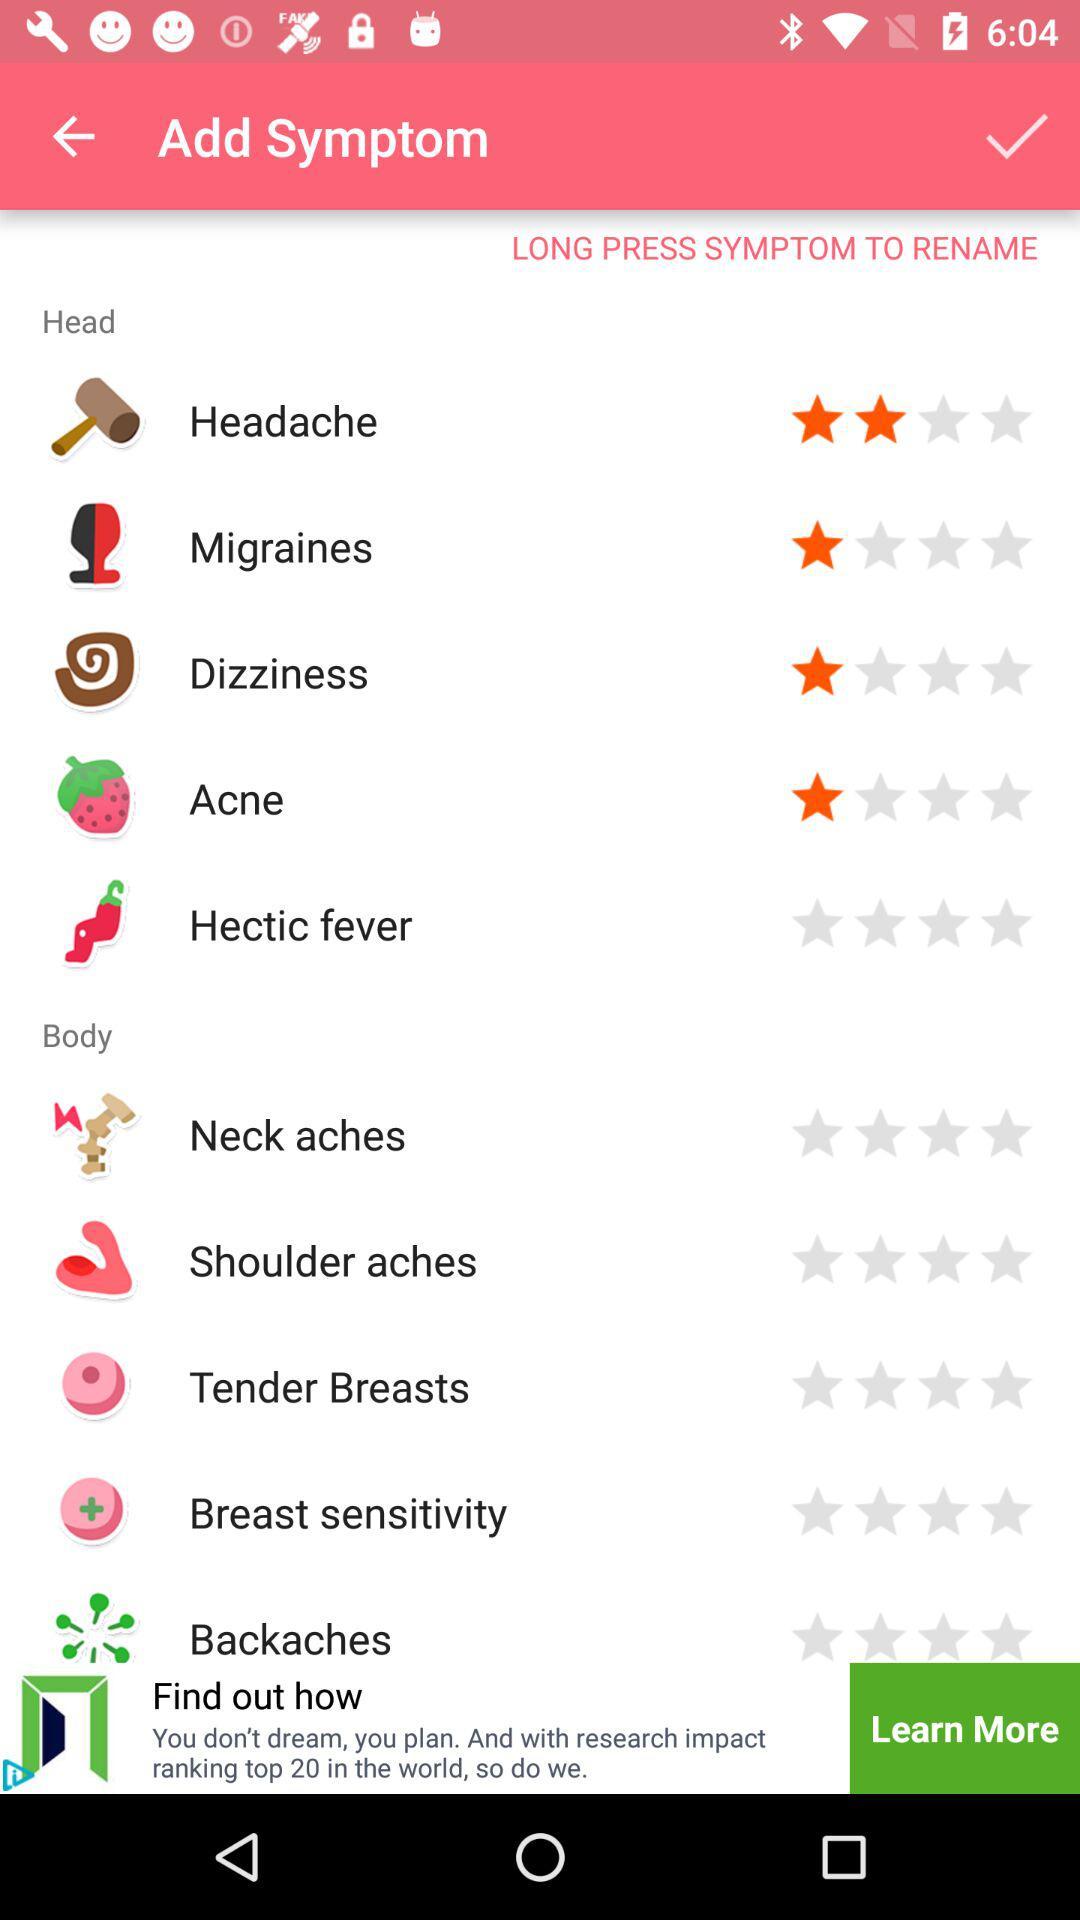  Describe the element at coordinates (879, 419) in the screenshot. I see `press to rate severity of symptom` at that location.